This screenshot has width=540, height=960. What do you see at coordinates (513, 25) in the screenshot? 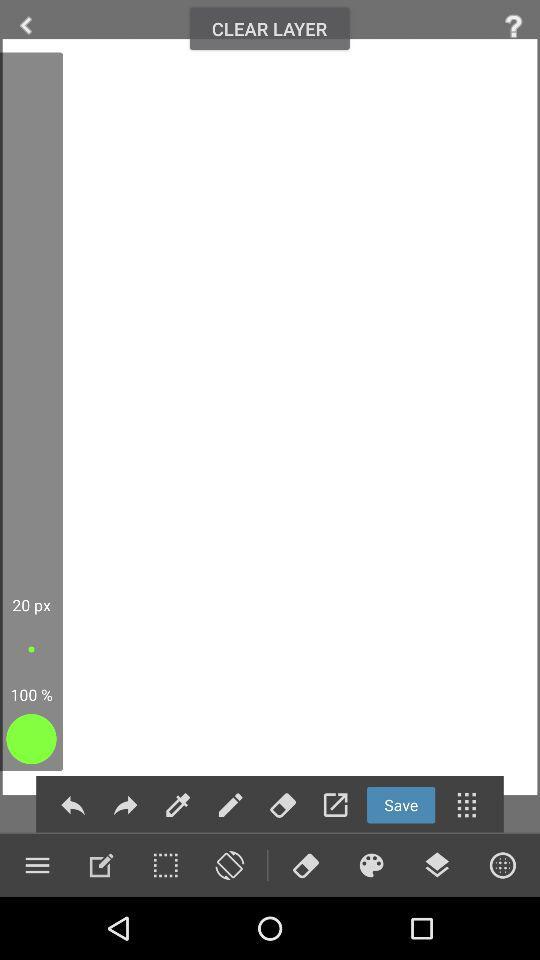
I see `the help icon` at bounding box center [513, 25].